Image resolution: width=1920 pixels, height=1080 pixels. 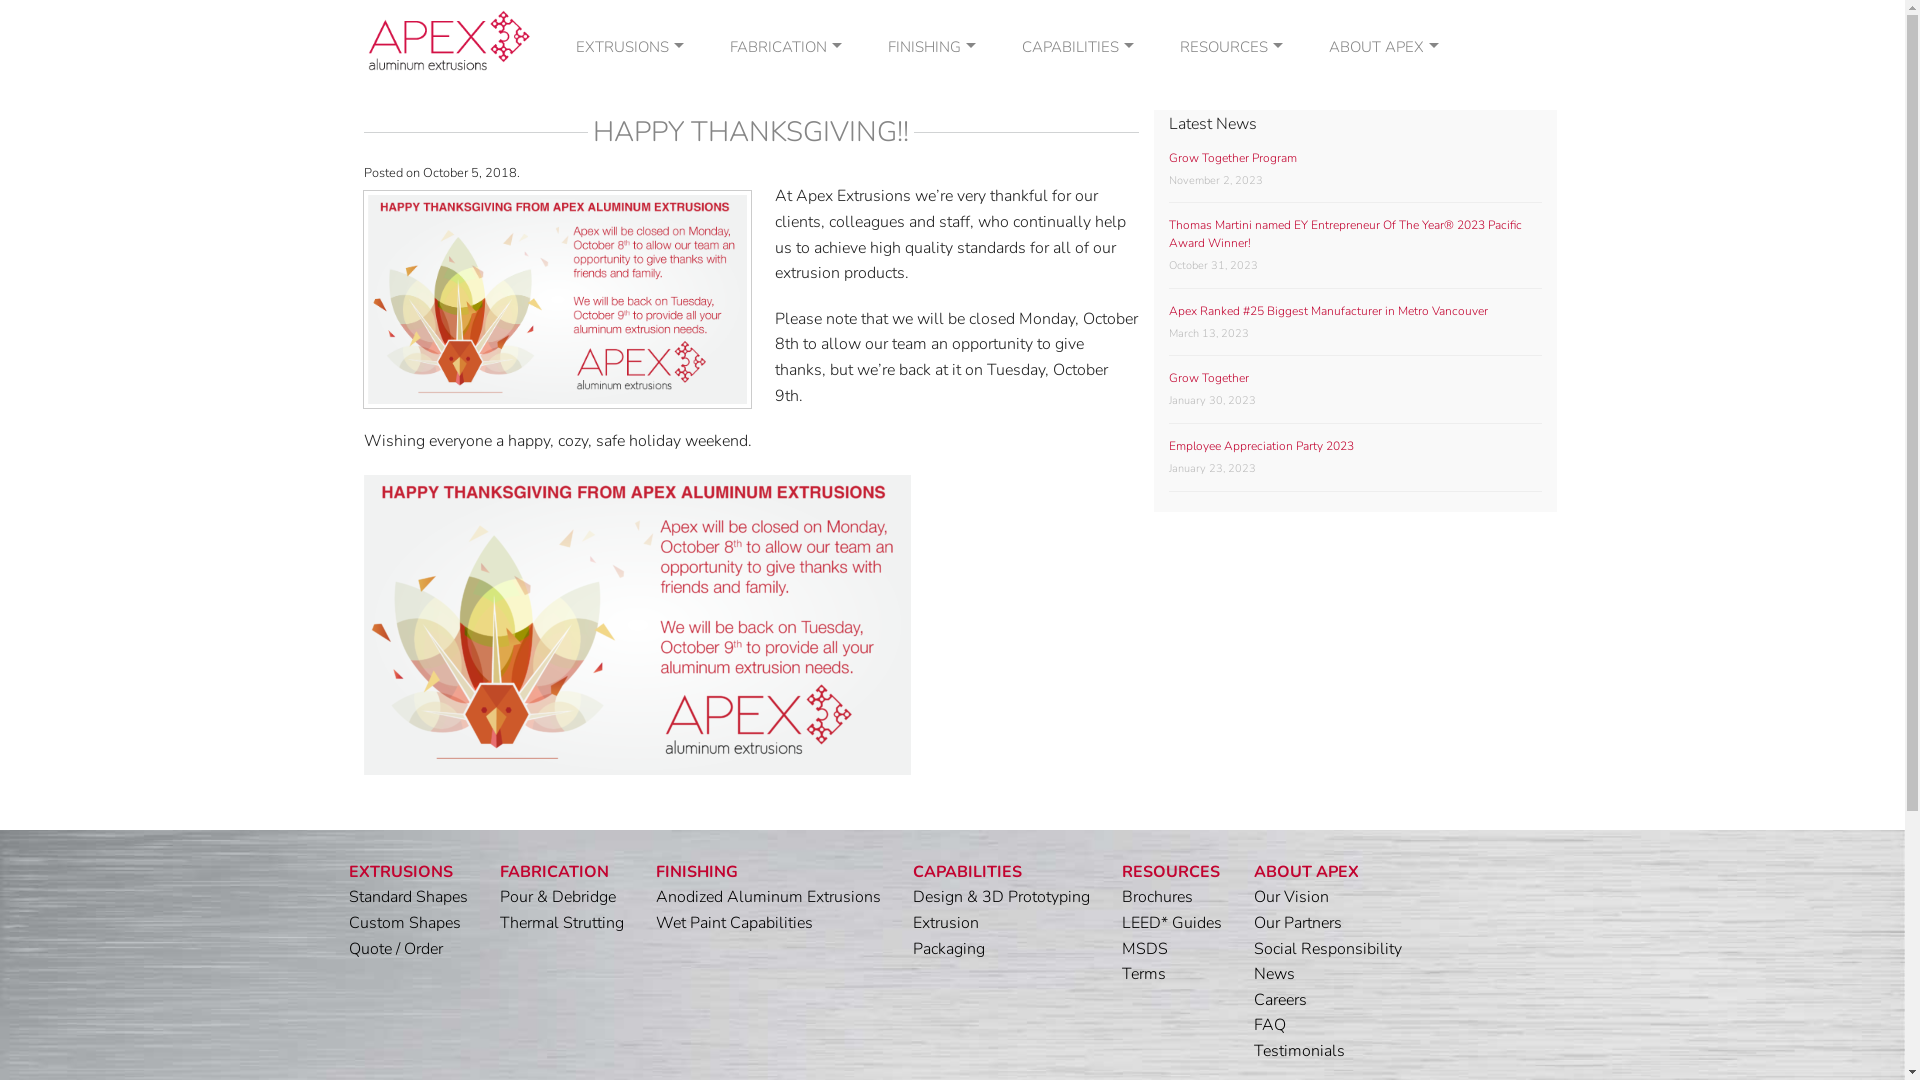 I want to click on 'Wet Paint Capabilities', so click(x=733, y=922).